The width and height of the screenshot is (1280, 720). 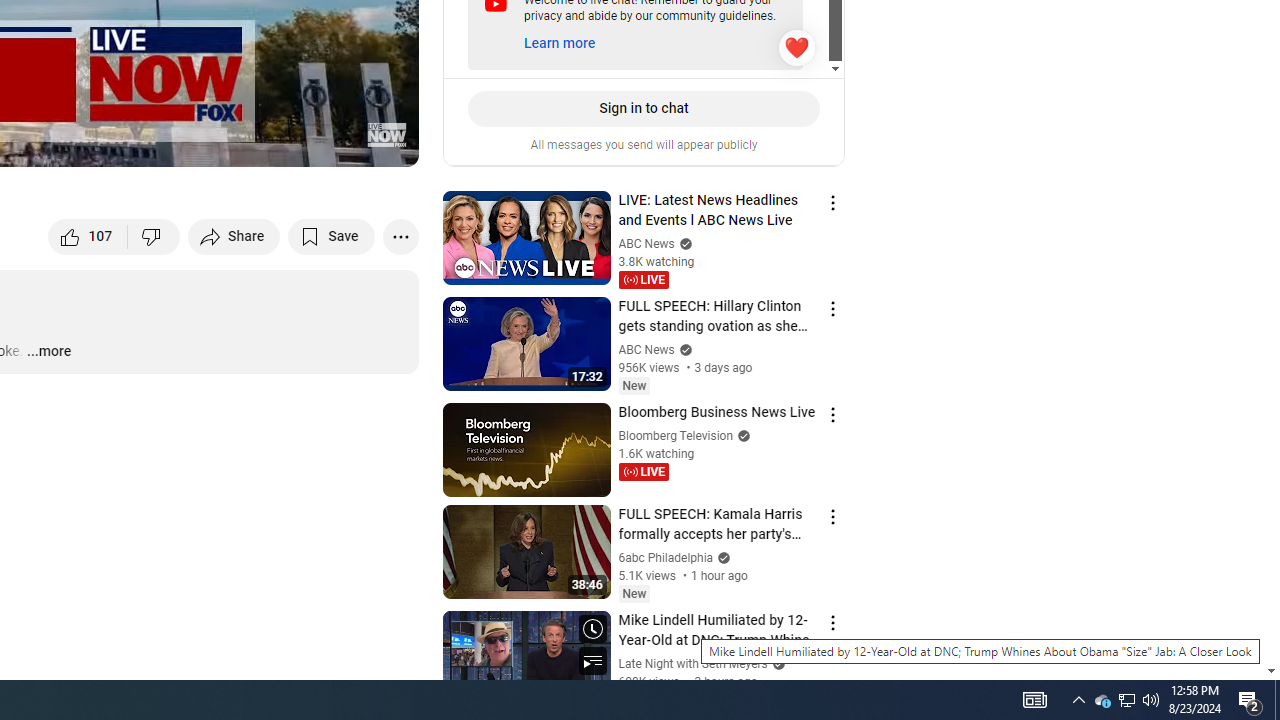 What do you see at coordinates (153, 235) in the screenshot?
I see `'Dislike this video'` at bounding box center [153, 235].